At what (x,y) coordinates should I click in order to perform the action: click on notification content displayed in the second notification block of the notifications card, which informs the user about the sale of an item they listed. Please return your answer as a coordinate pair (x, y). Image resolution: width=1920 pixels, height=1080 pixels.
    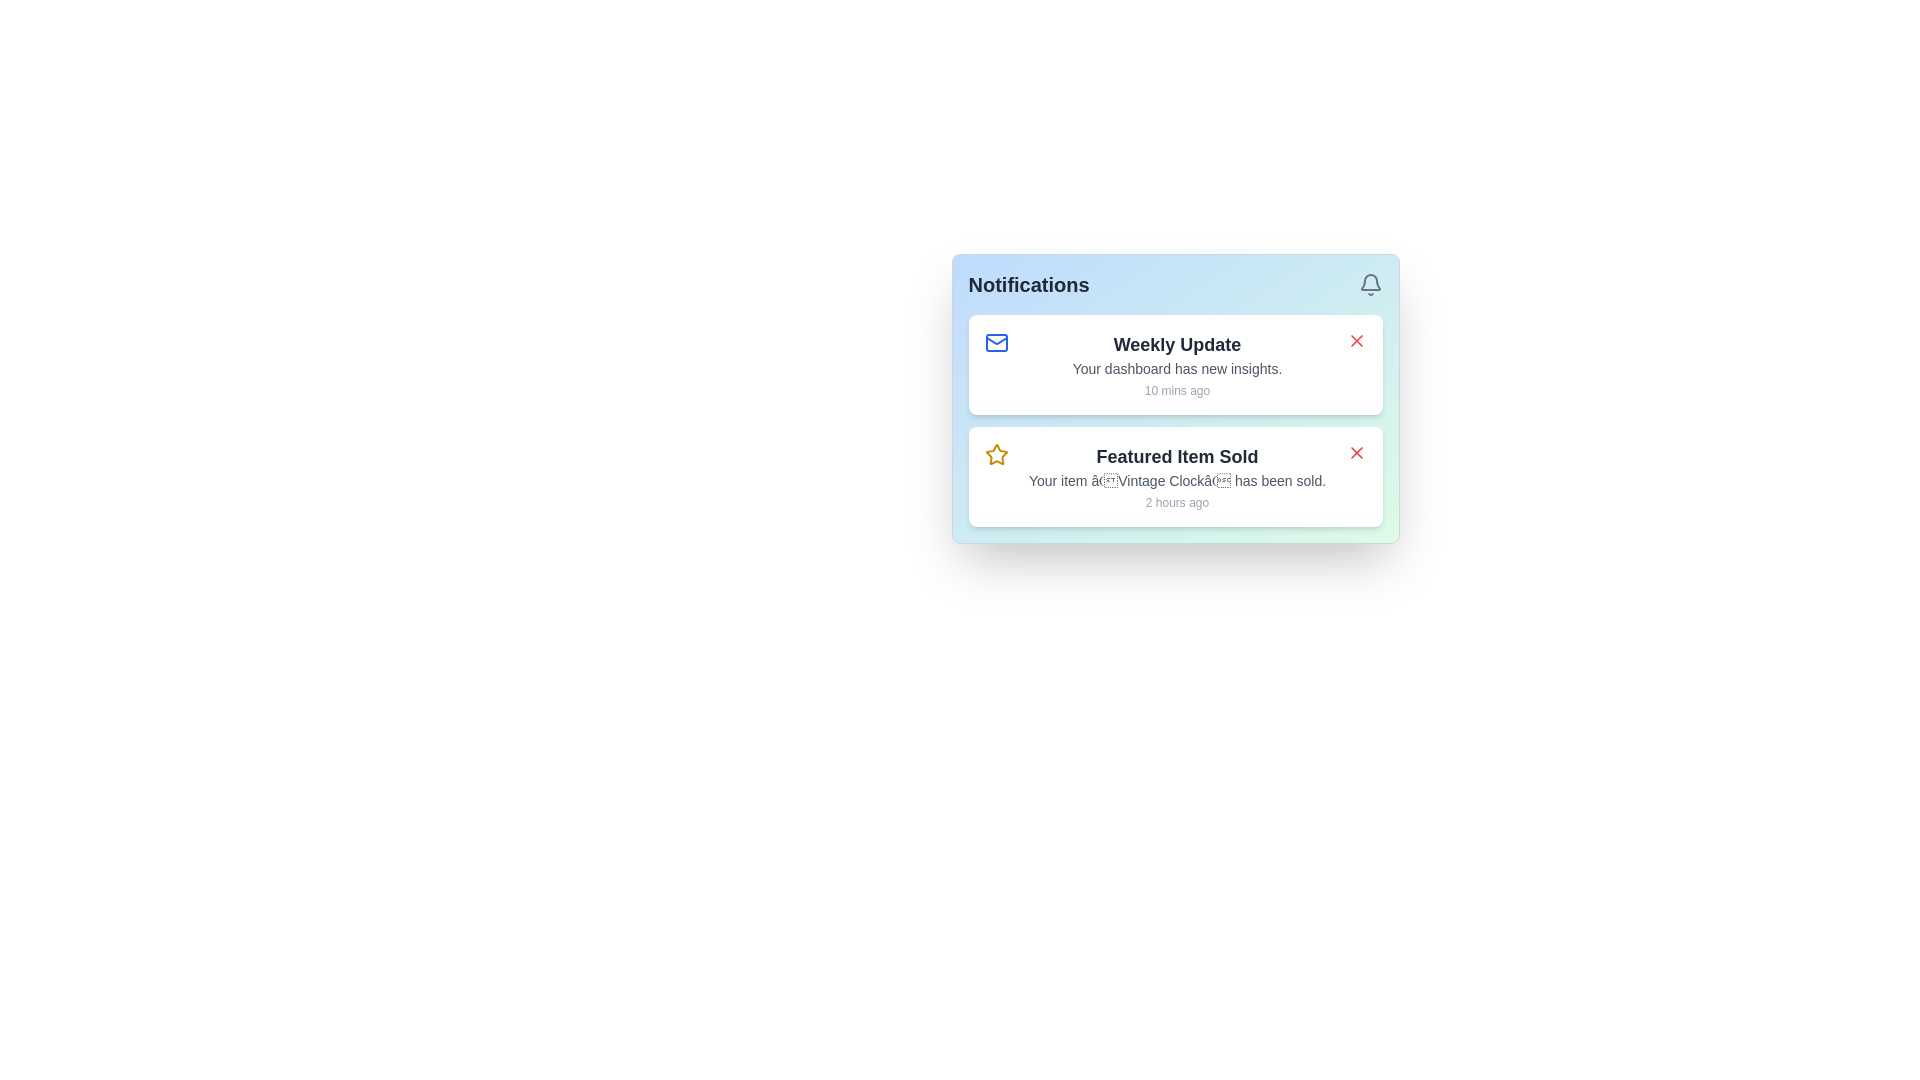
    Looking at the image, I should click on (1177, 477).